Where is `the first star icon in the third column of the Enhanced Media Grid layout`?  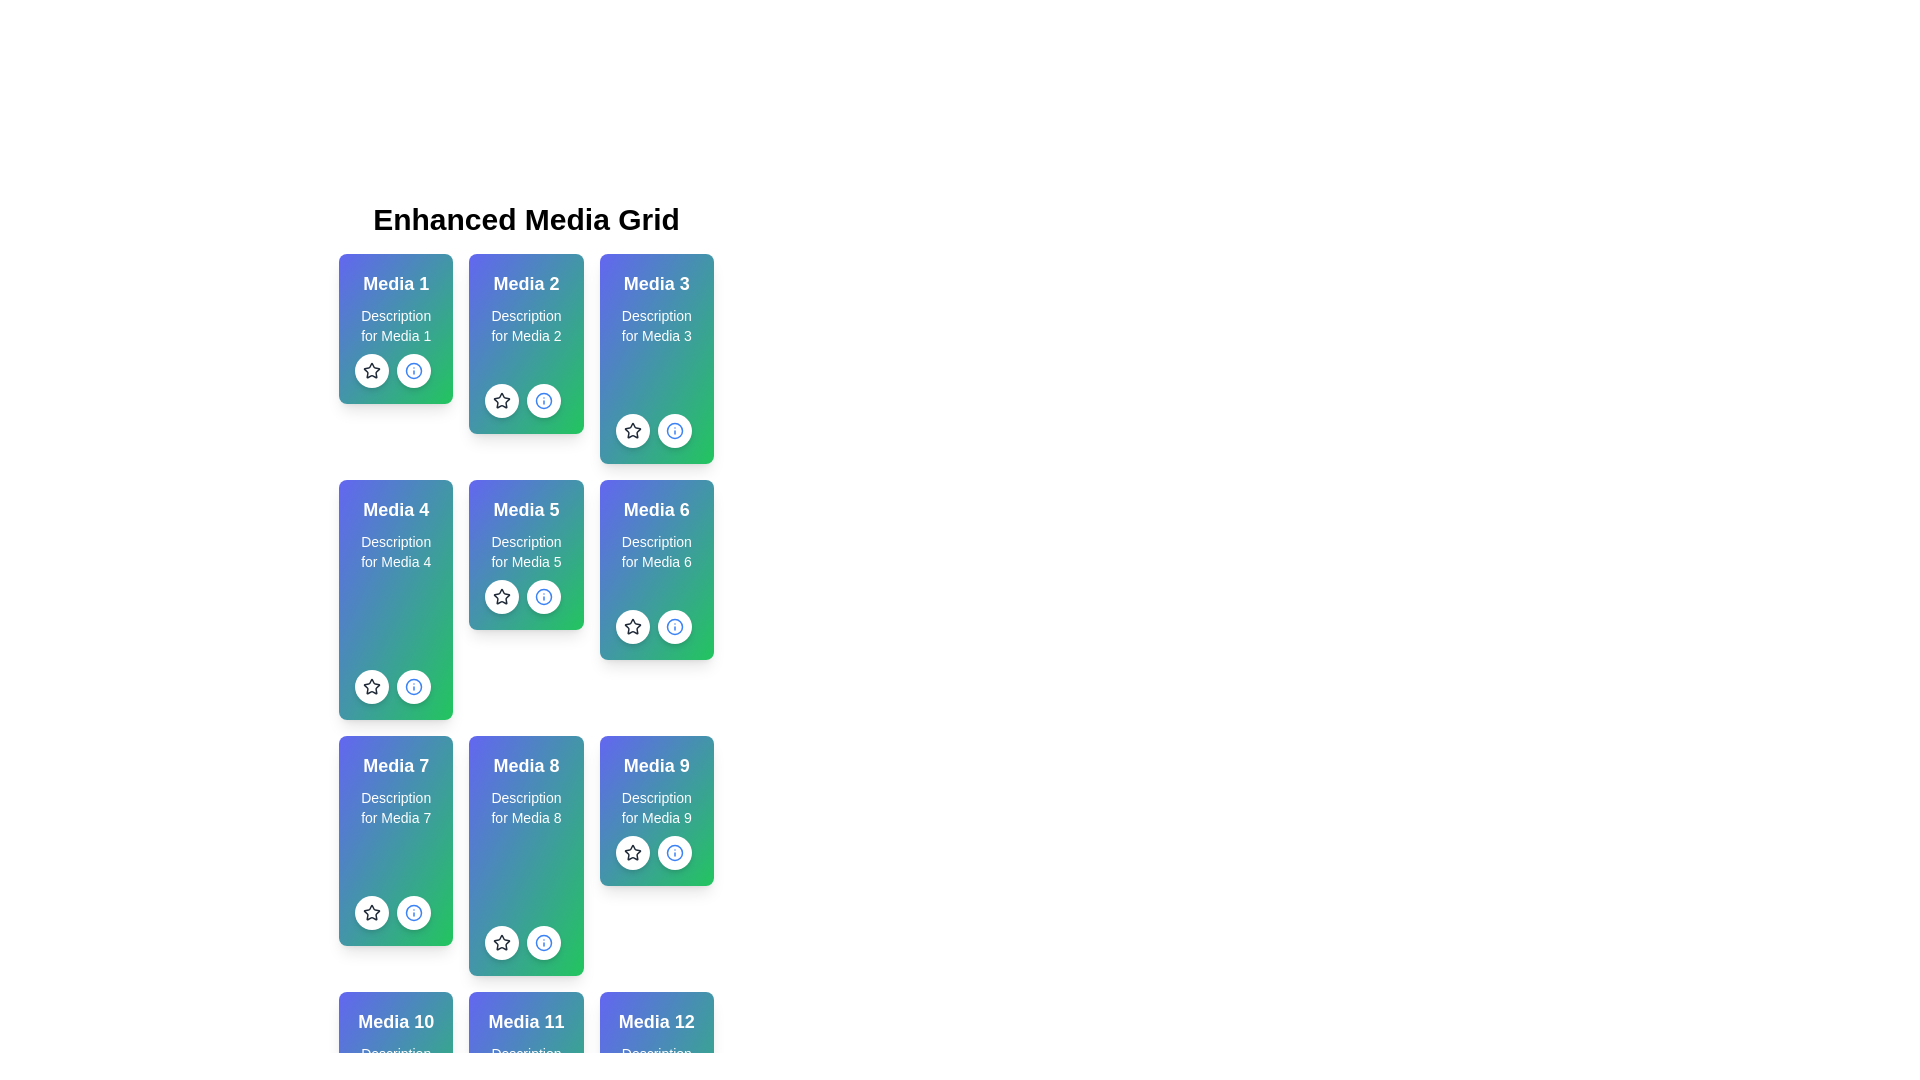
the first star icon in the third column of the Enhanced Media Grid layout is located at coordinates (631, 429).